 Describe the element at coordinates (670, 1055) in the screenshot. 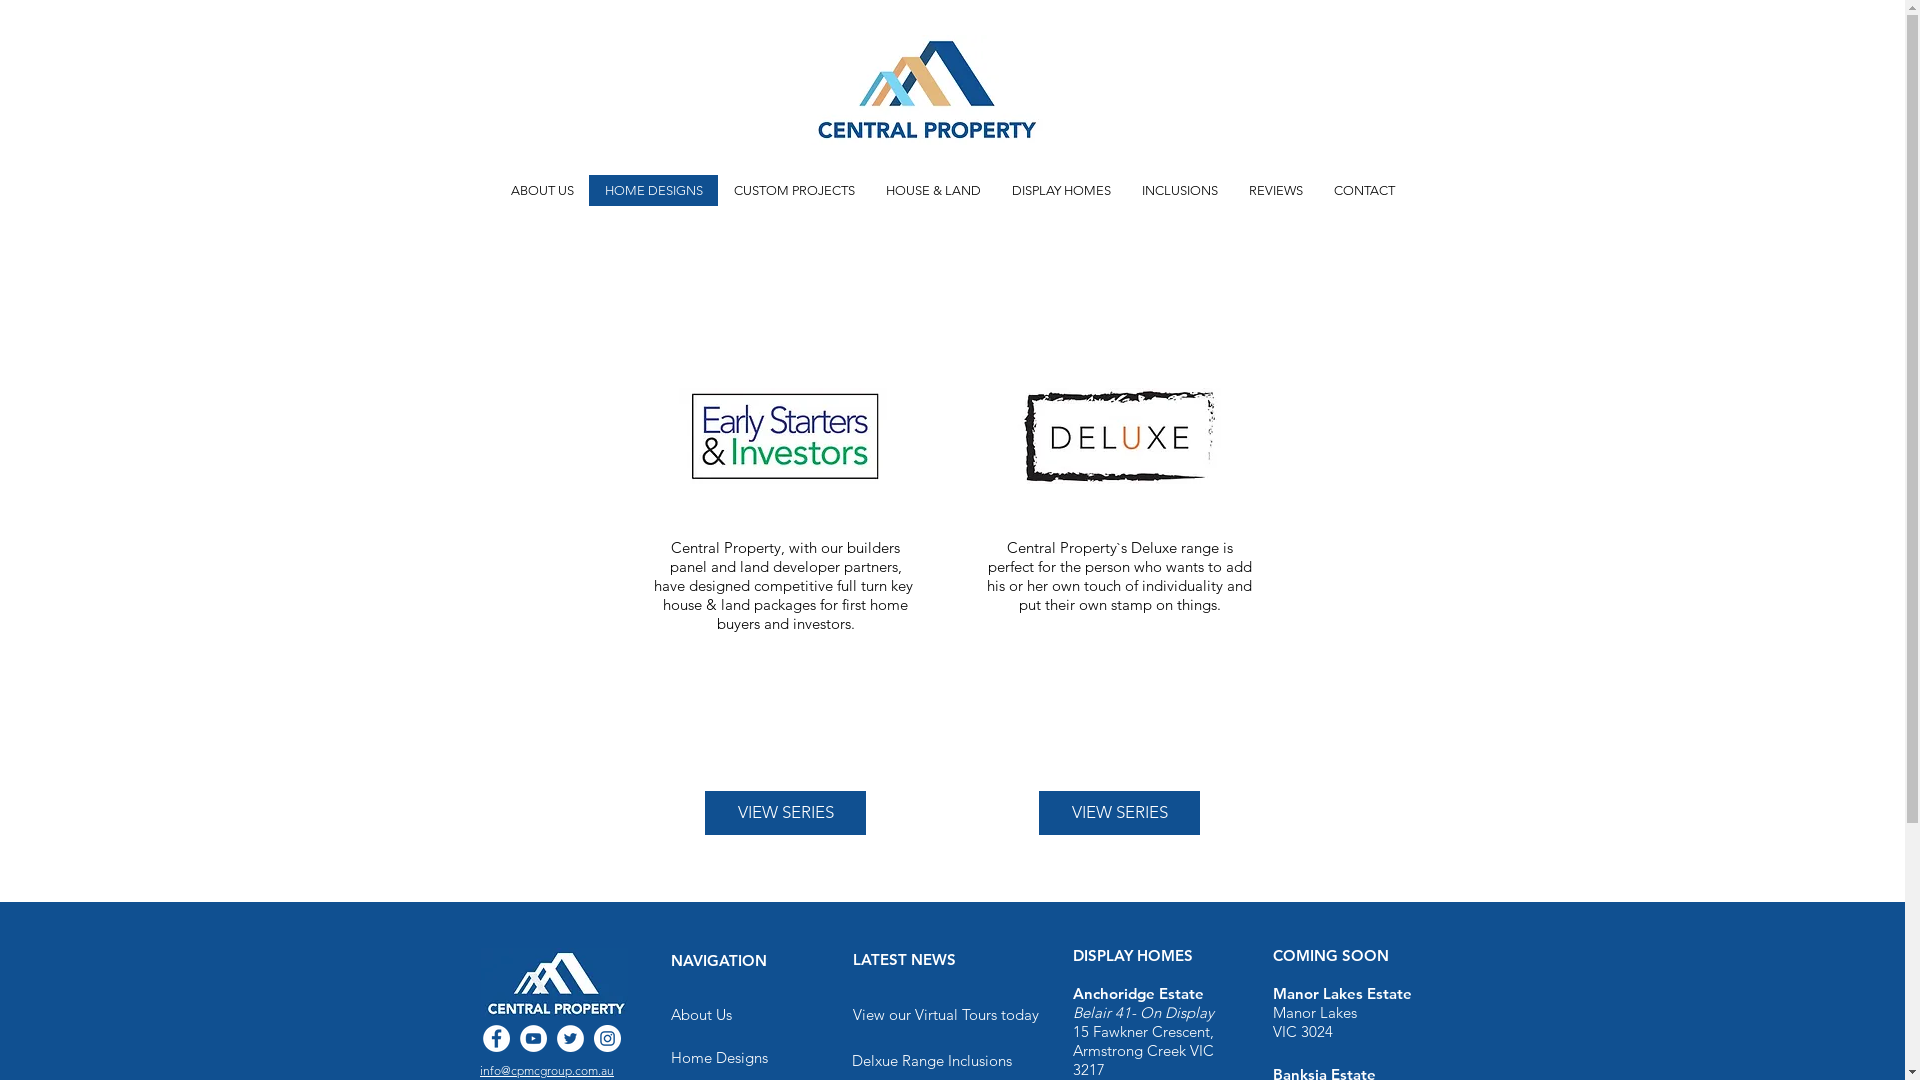

I see `'Home Designs'` at that location.